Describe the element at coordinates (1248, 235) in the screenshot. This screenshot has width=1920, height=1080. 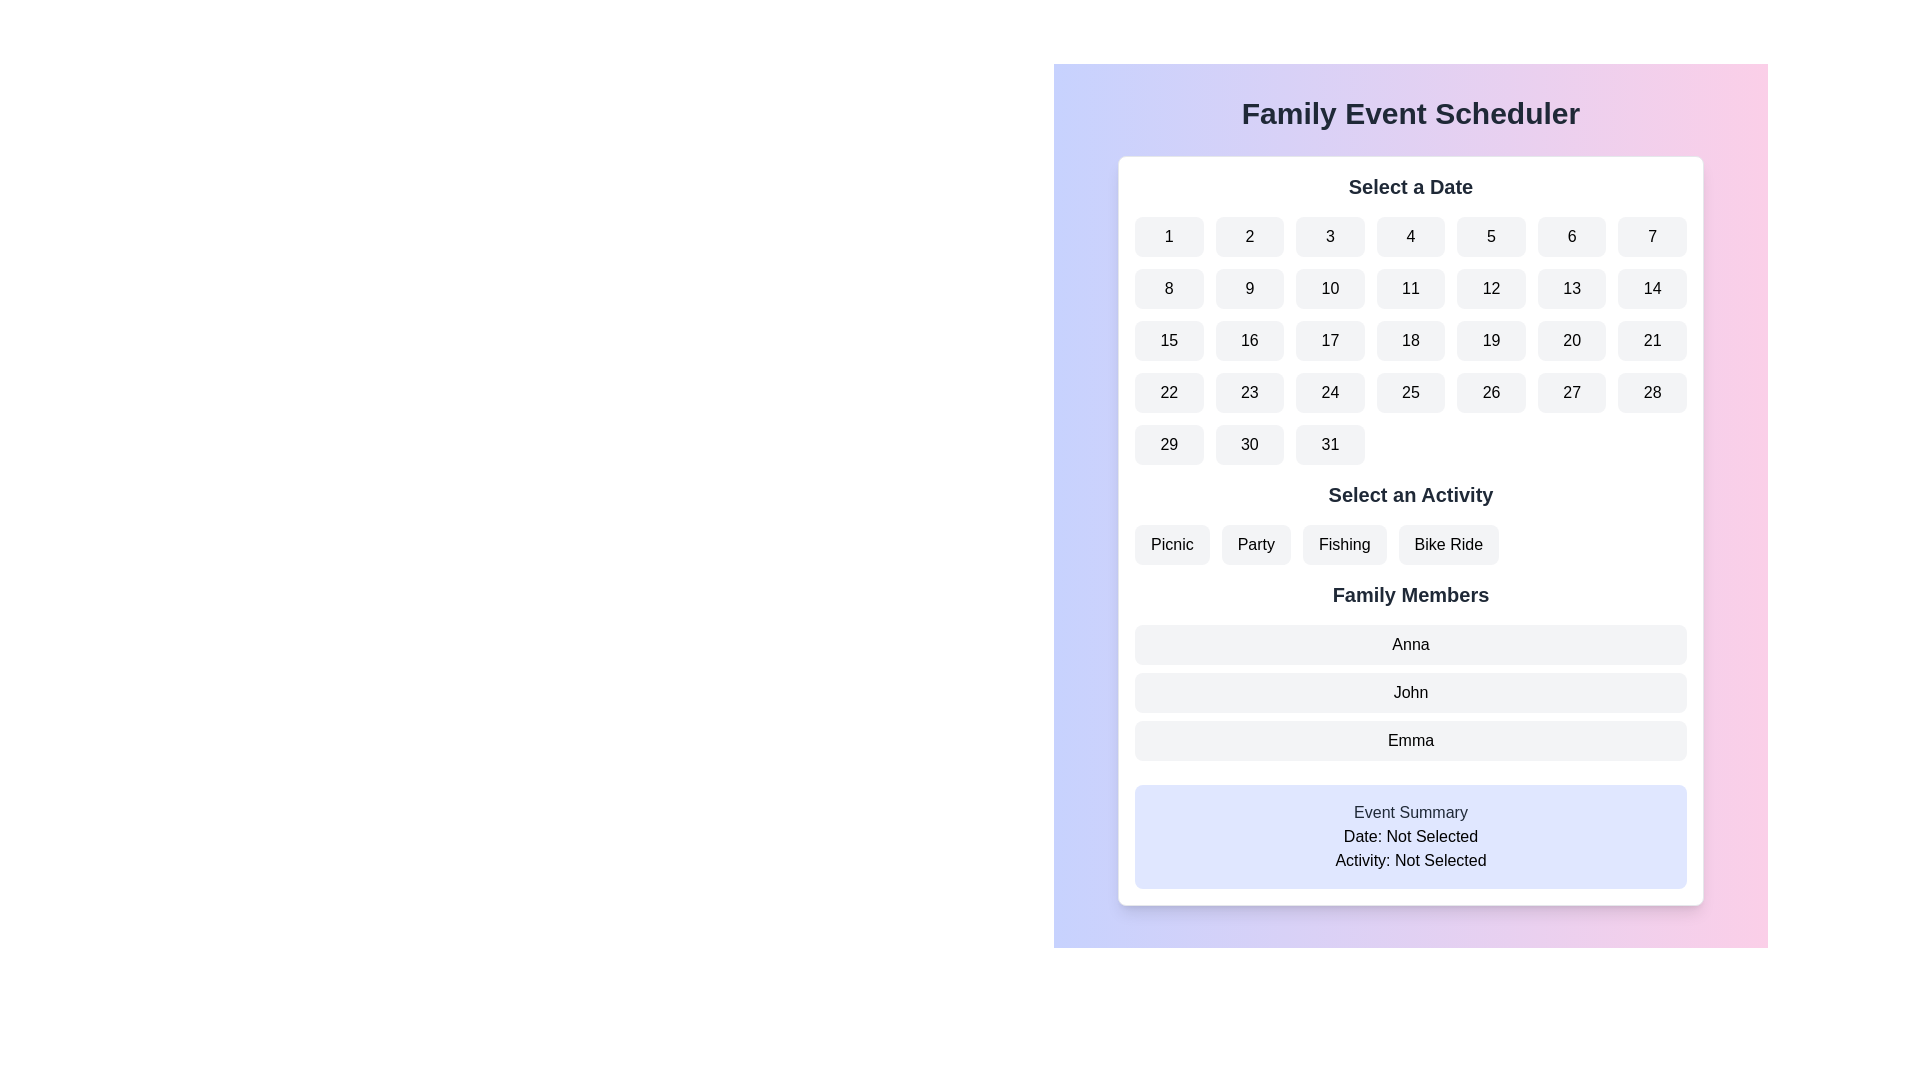
I see `the square button labeled '2' with a lightly rounded border, located in the first row and second column of the calendar grid layout` at that location.